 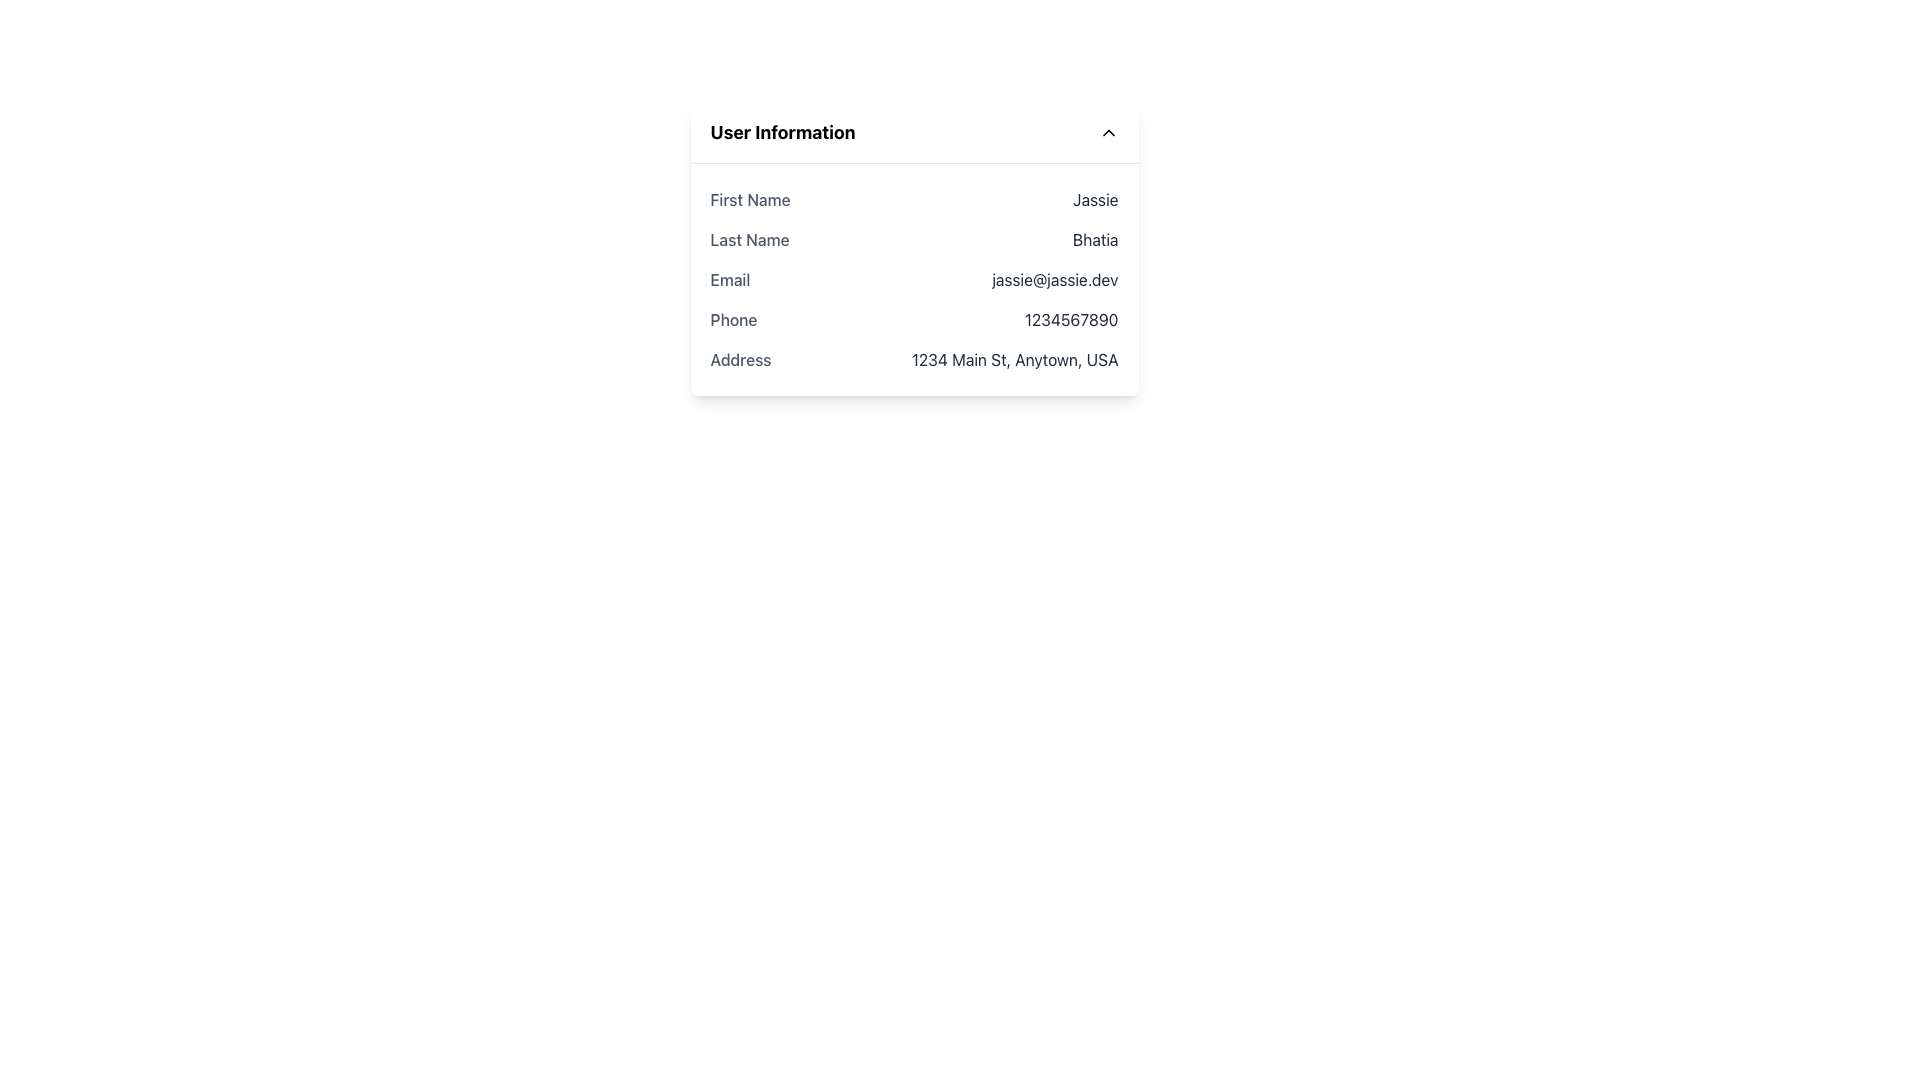 I want to click on the Text Label displaying the user's address information '1234 Main St, Anytown, USA' in the 'User Information' panel, so click(x=1015, y=358).